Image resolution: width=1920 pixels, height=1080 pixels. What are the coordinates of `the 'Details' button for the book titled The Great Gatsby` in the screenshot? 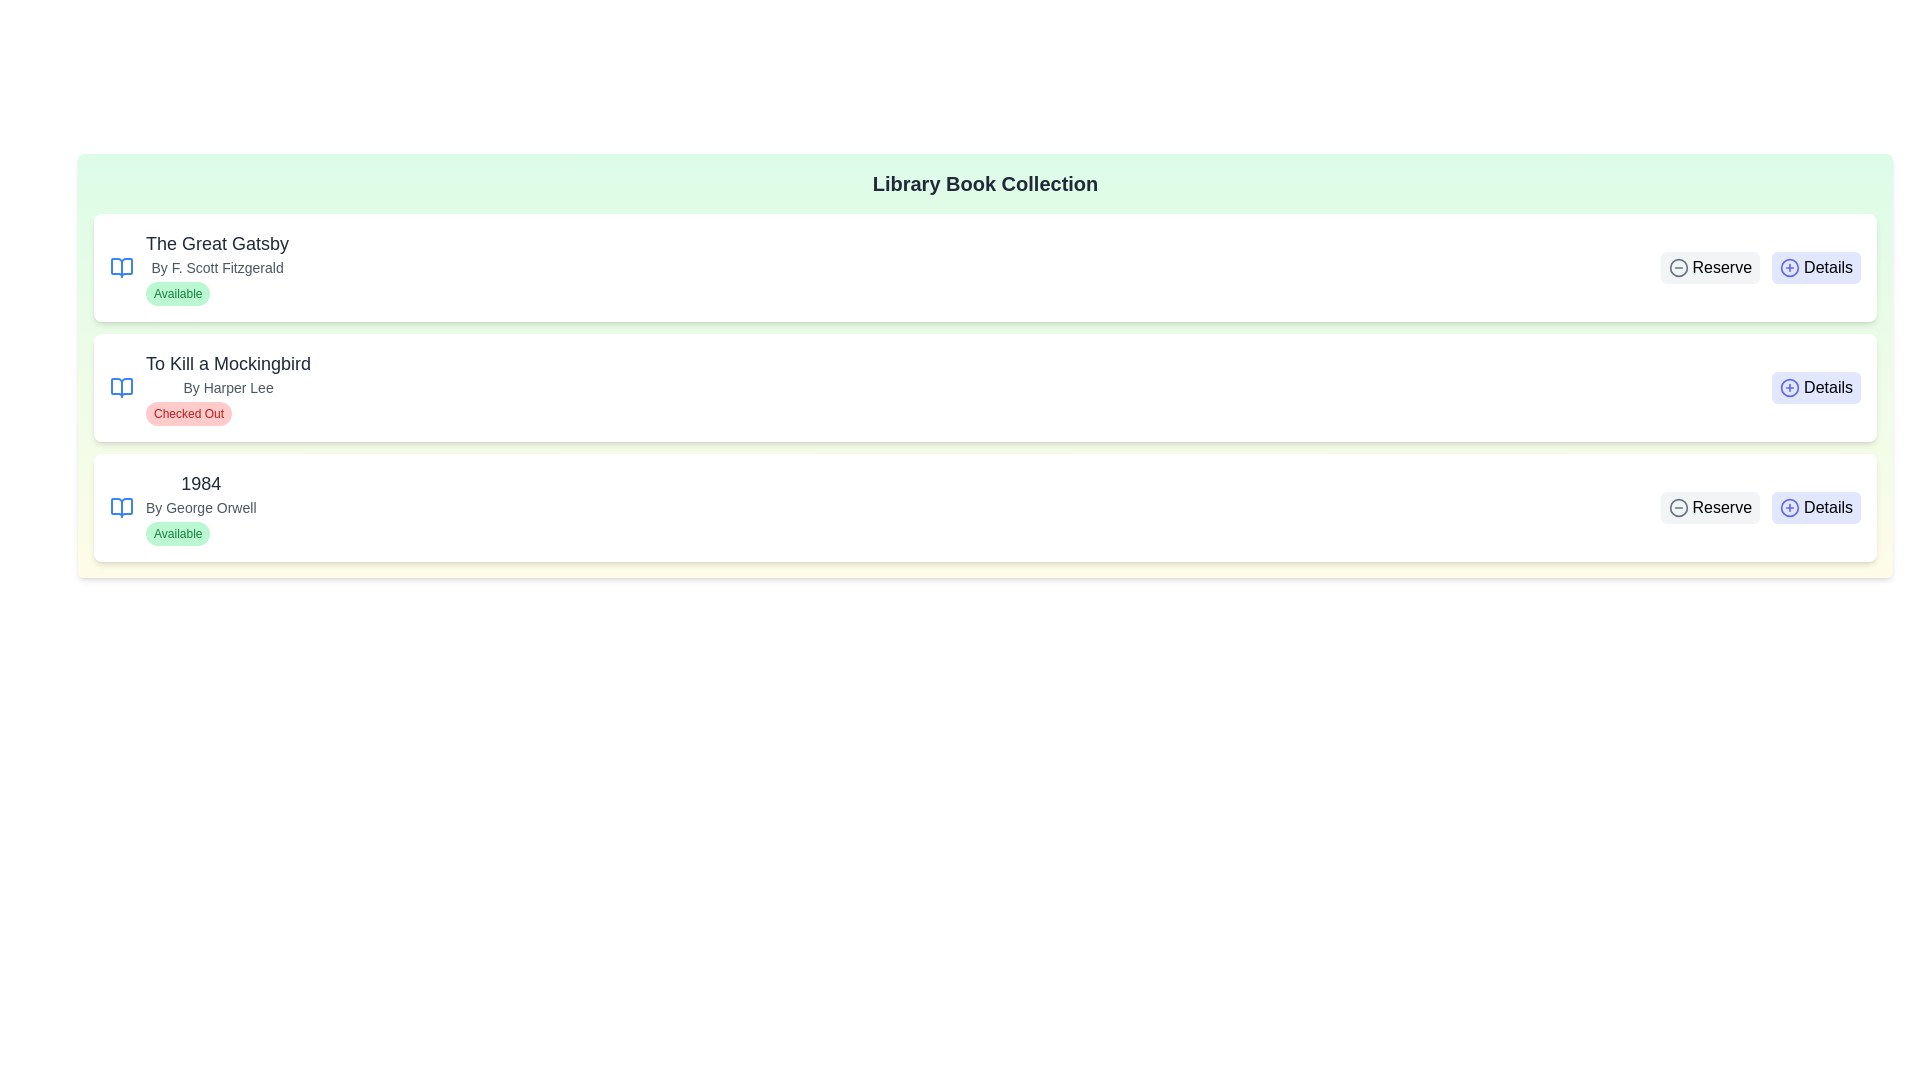 It's located at (1815, 266).